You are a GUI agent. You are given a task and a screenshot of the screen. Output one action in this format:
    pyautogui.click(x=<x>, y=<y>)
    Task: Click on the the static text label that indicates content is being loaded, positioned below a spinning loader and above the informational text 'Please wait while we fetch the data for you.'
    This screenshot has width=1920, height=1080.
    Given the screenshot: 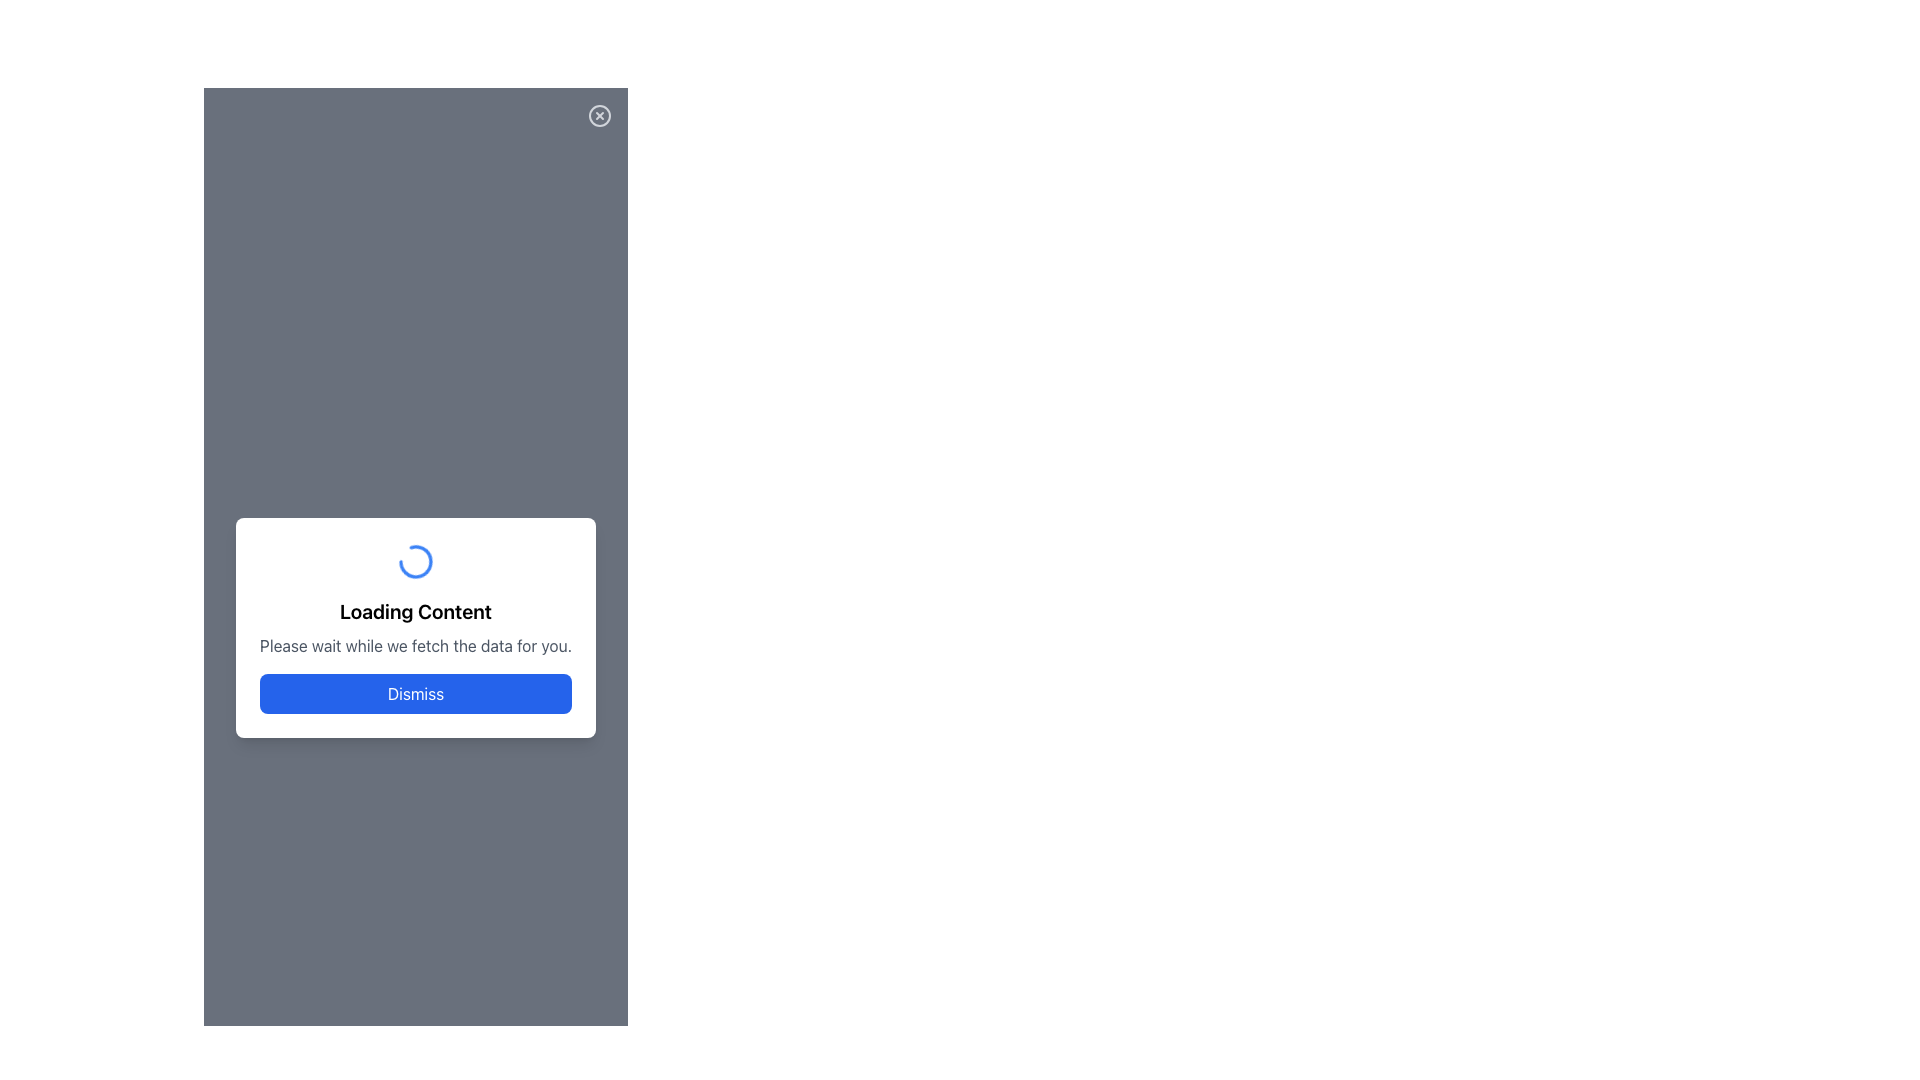 What is the action you would take?
    pyautogui.click(x=415, y=611)
    